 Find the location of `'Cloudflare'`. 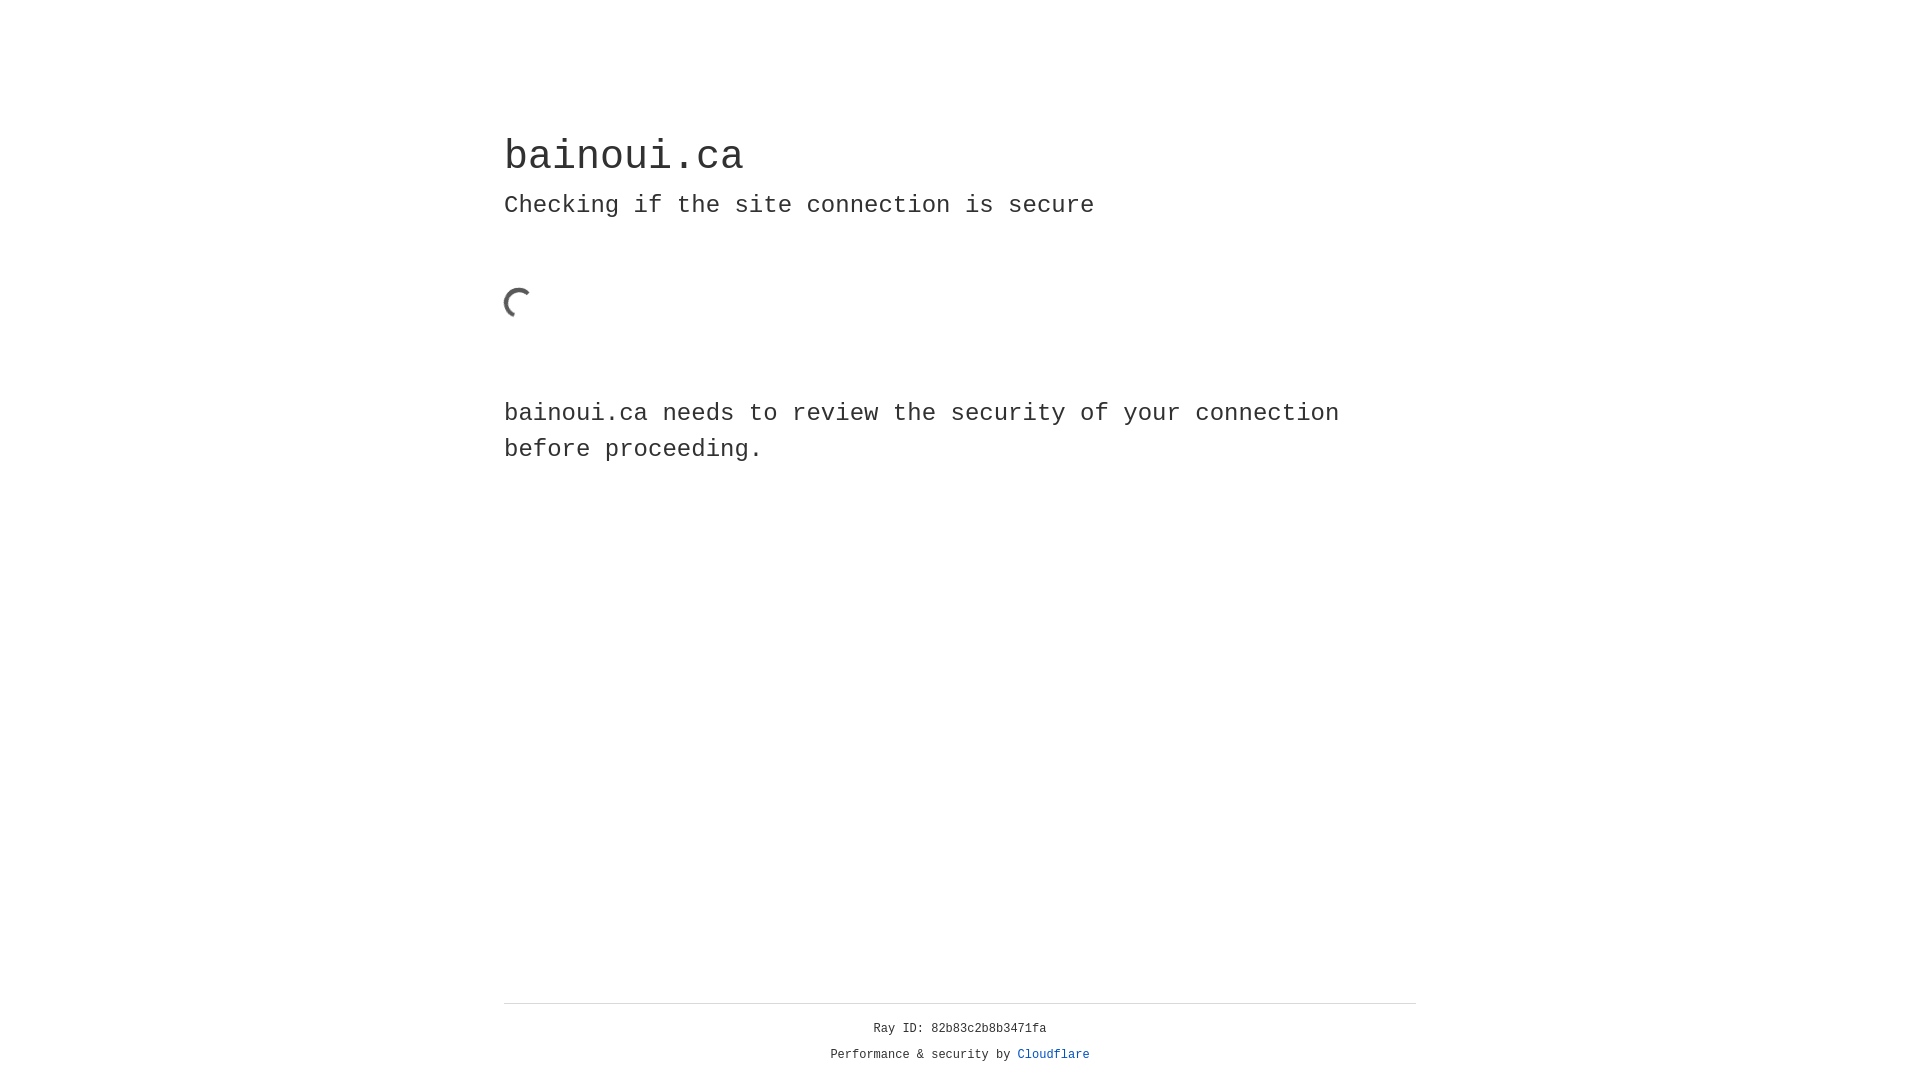

'Cloudflare' is located at coordinates (1017, 1054).